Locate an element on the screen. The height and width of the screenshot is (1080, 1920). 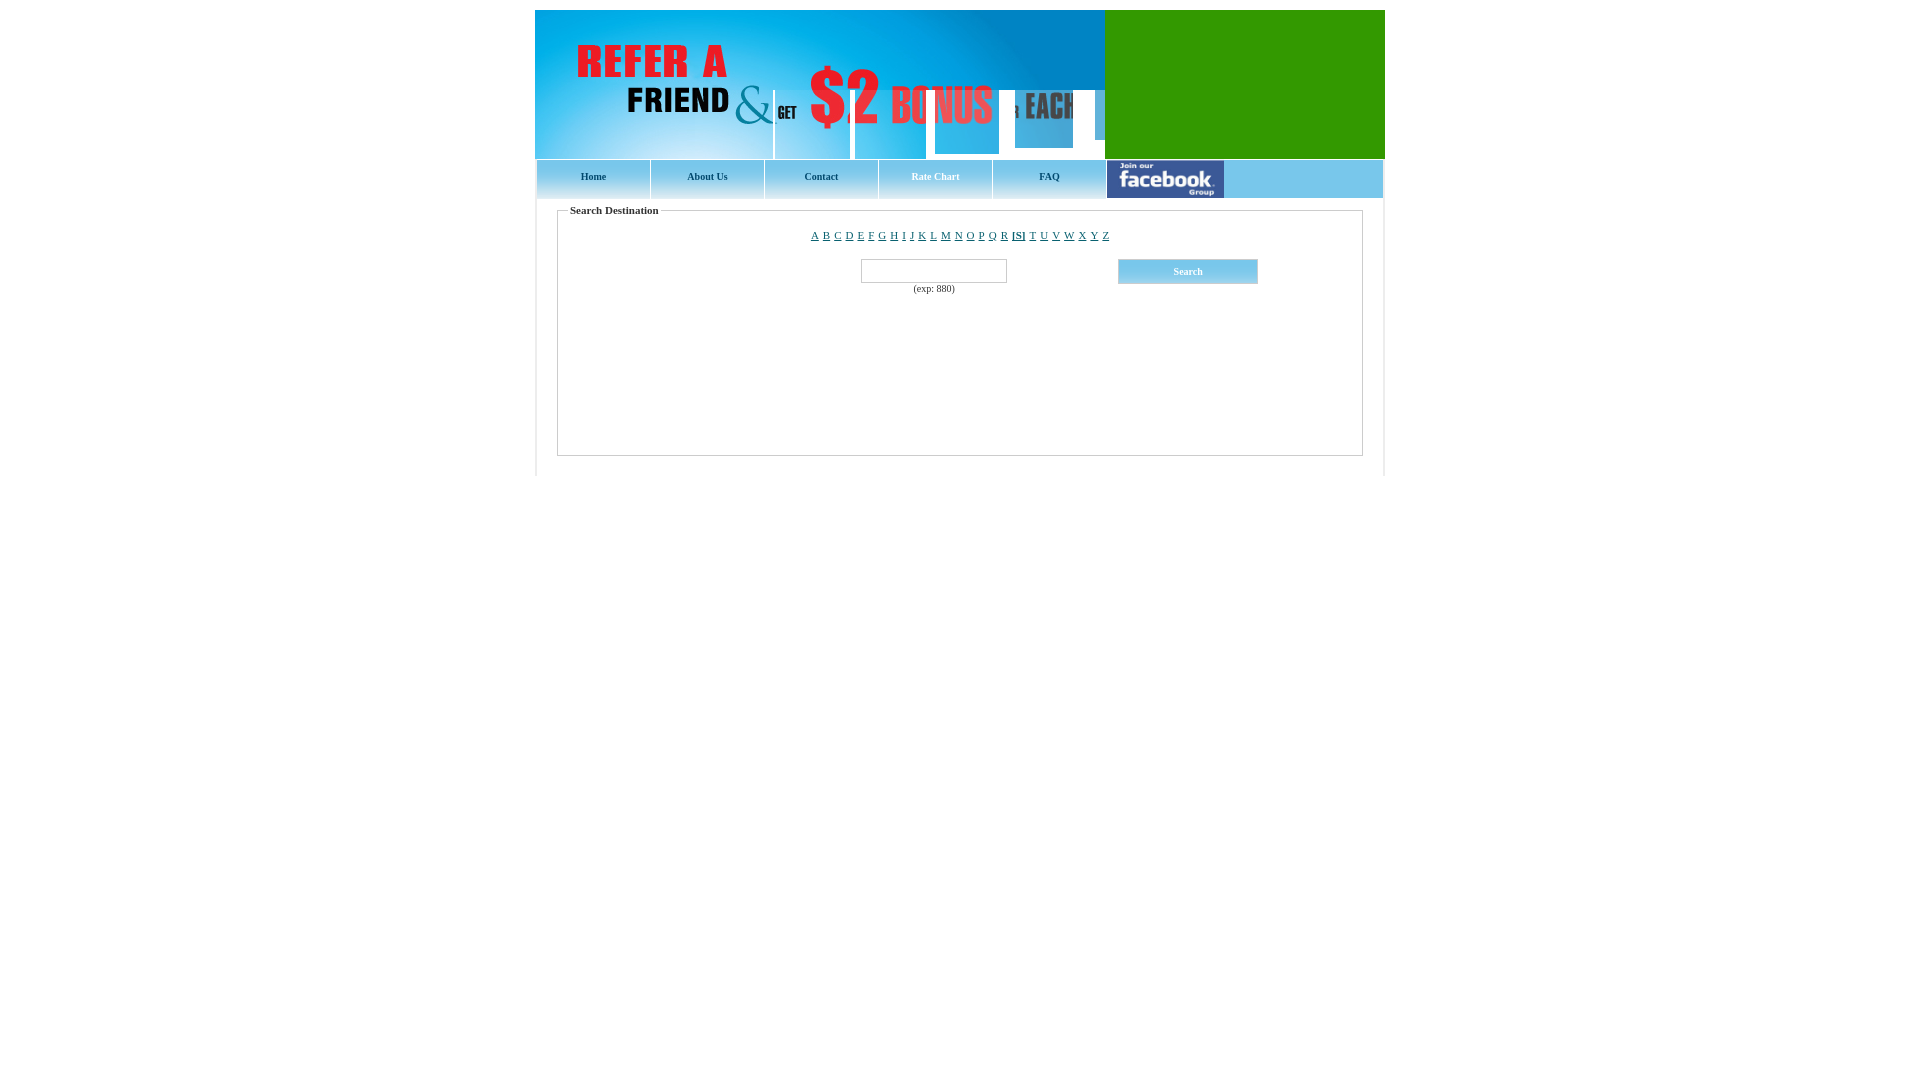
'D' is located at coordinates (849, 234).